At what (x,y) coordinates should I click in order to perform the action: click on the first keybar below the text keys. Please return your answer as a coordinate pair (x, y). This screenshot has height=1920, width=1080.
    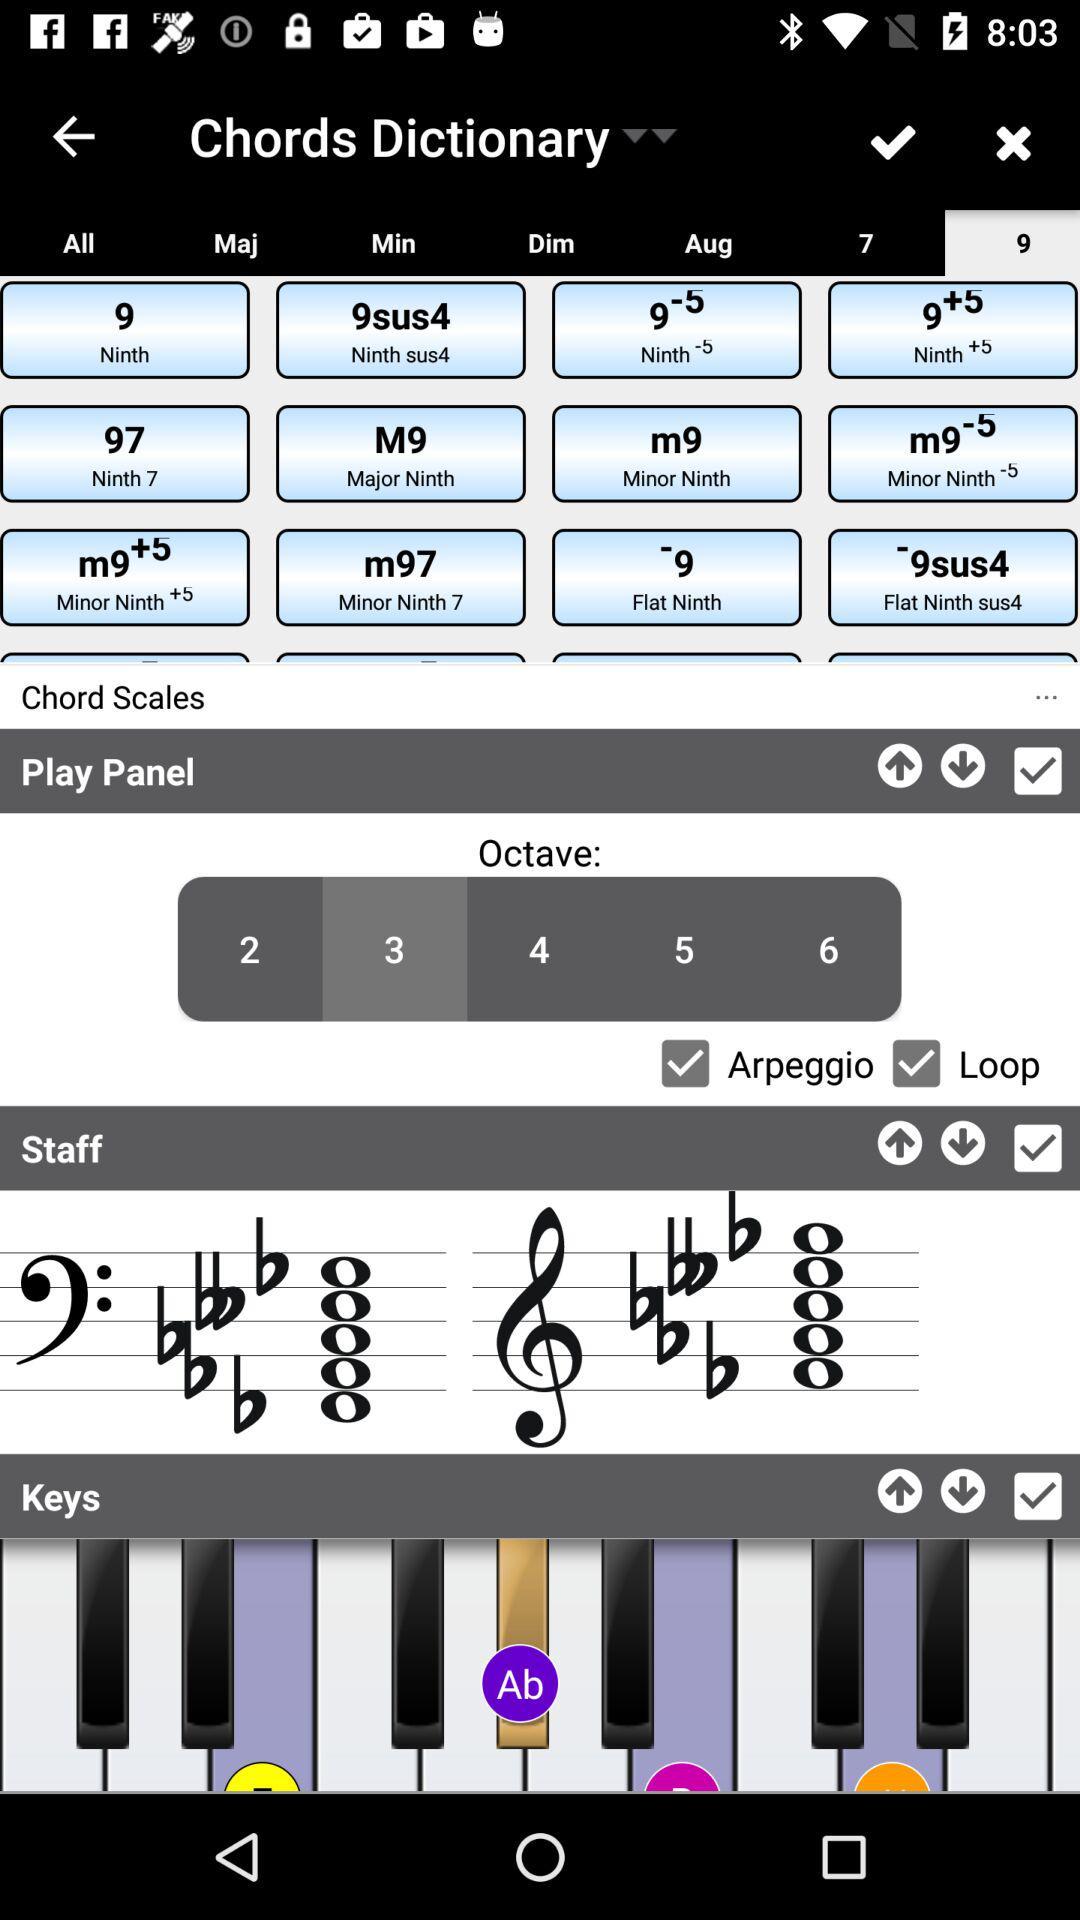
    Looking at the image, I should click on (103, 1643).